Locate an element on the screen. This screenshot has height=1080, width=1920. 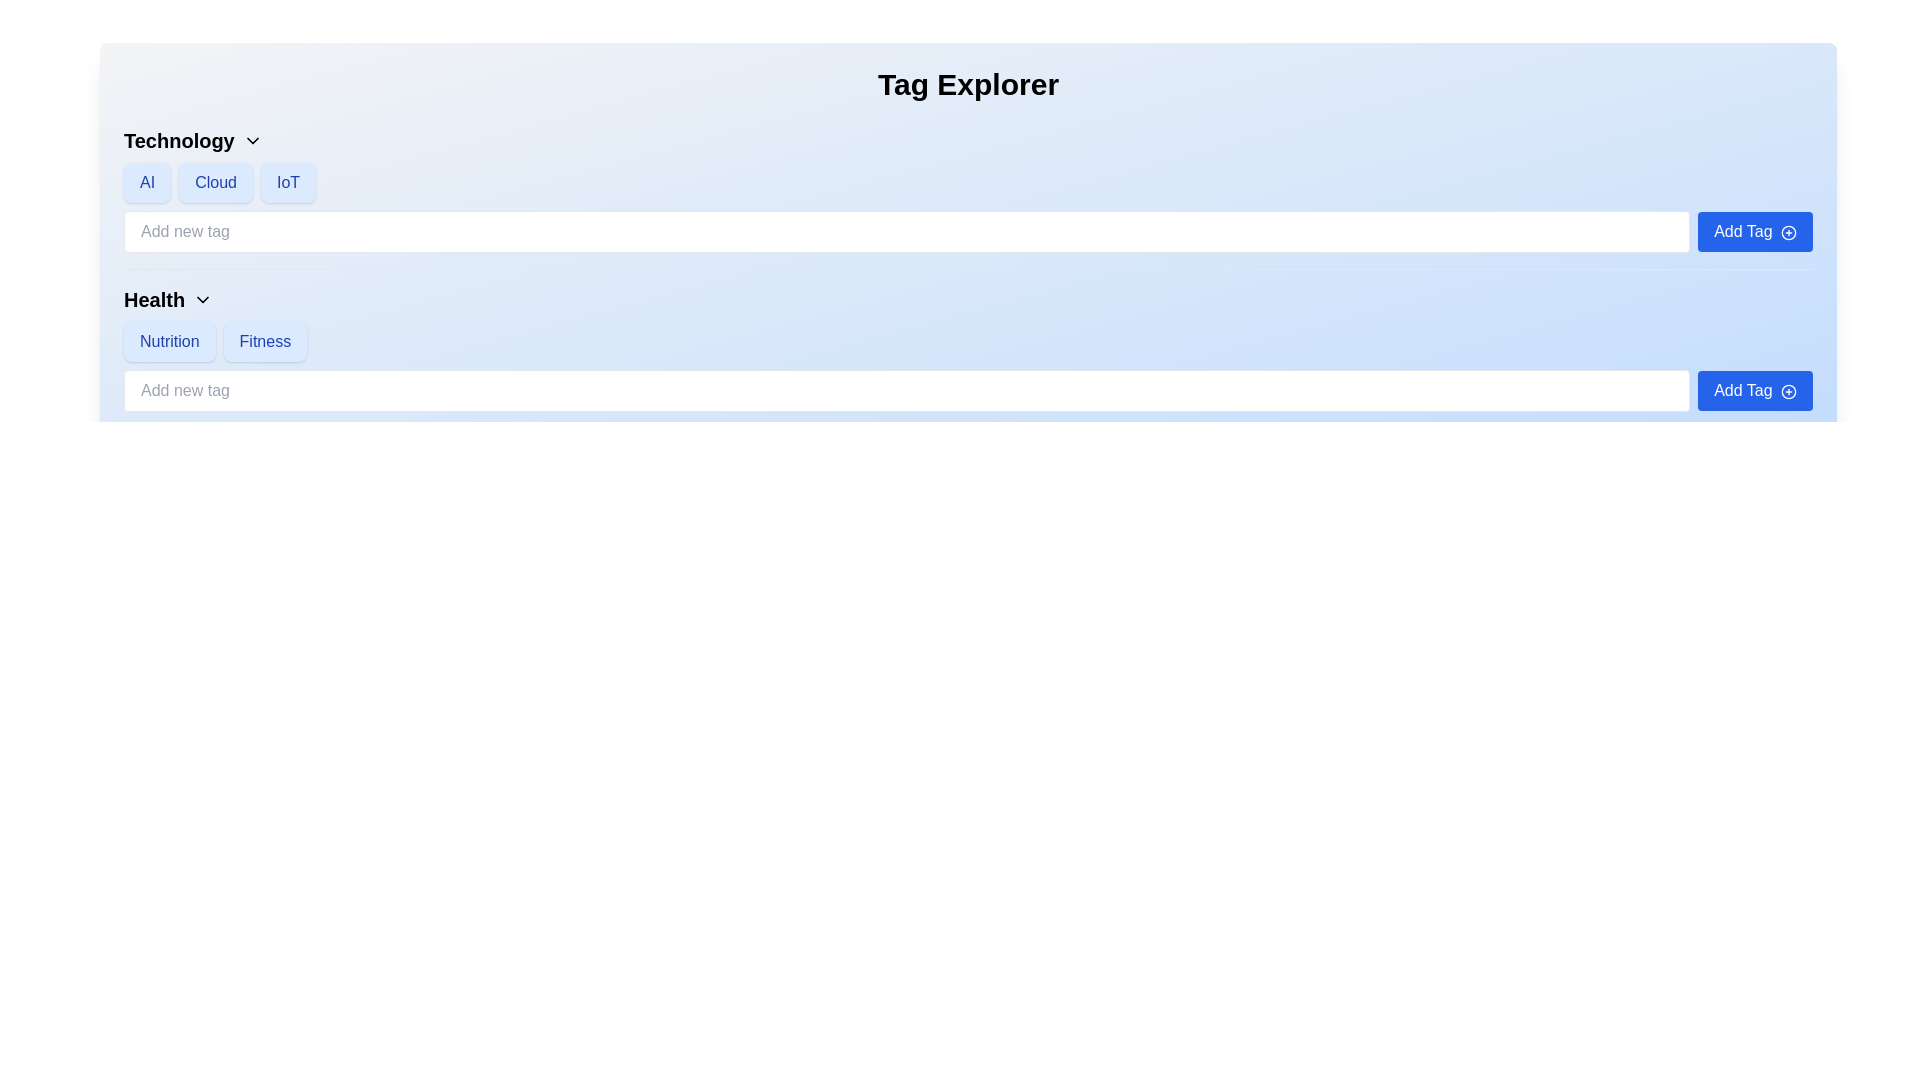
the circular graphical icon with a blue outline that is part of the button next to the 'Add Tag' button located in the 'Health' section at the bottom of the interface is located at coordinates (1789, 390).